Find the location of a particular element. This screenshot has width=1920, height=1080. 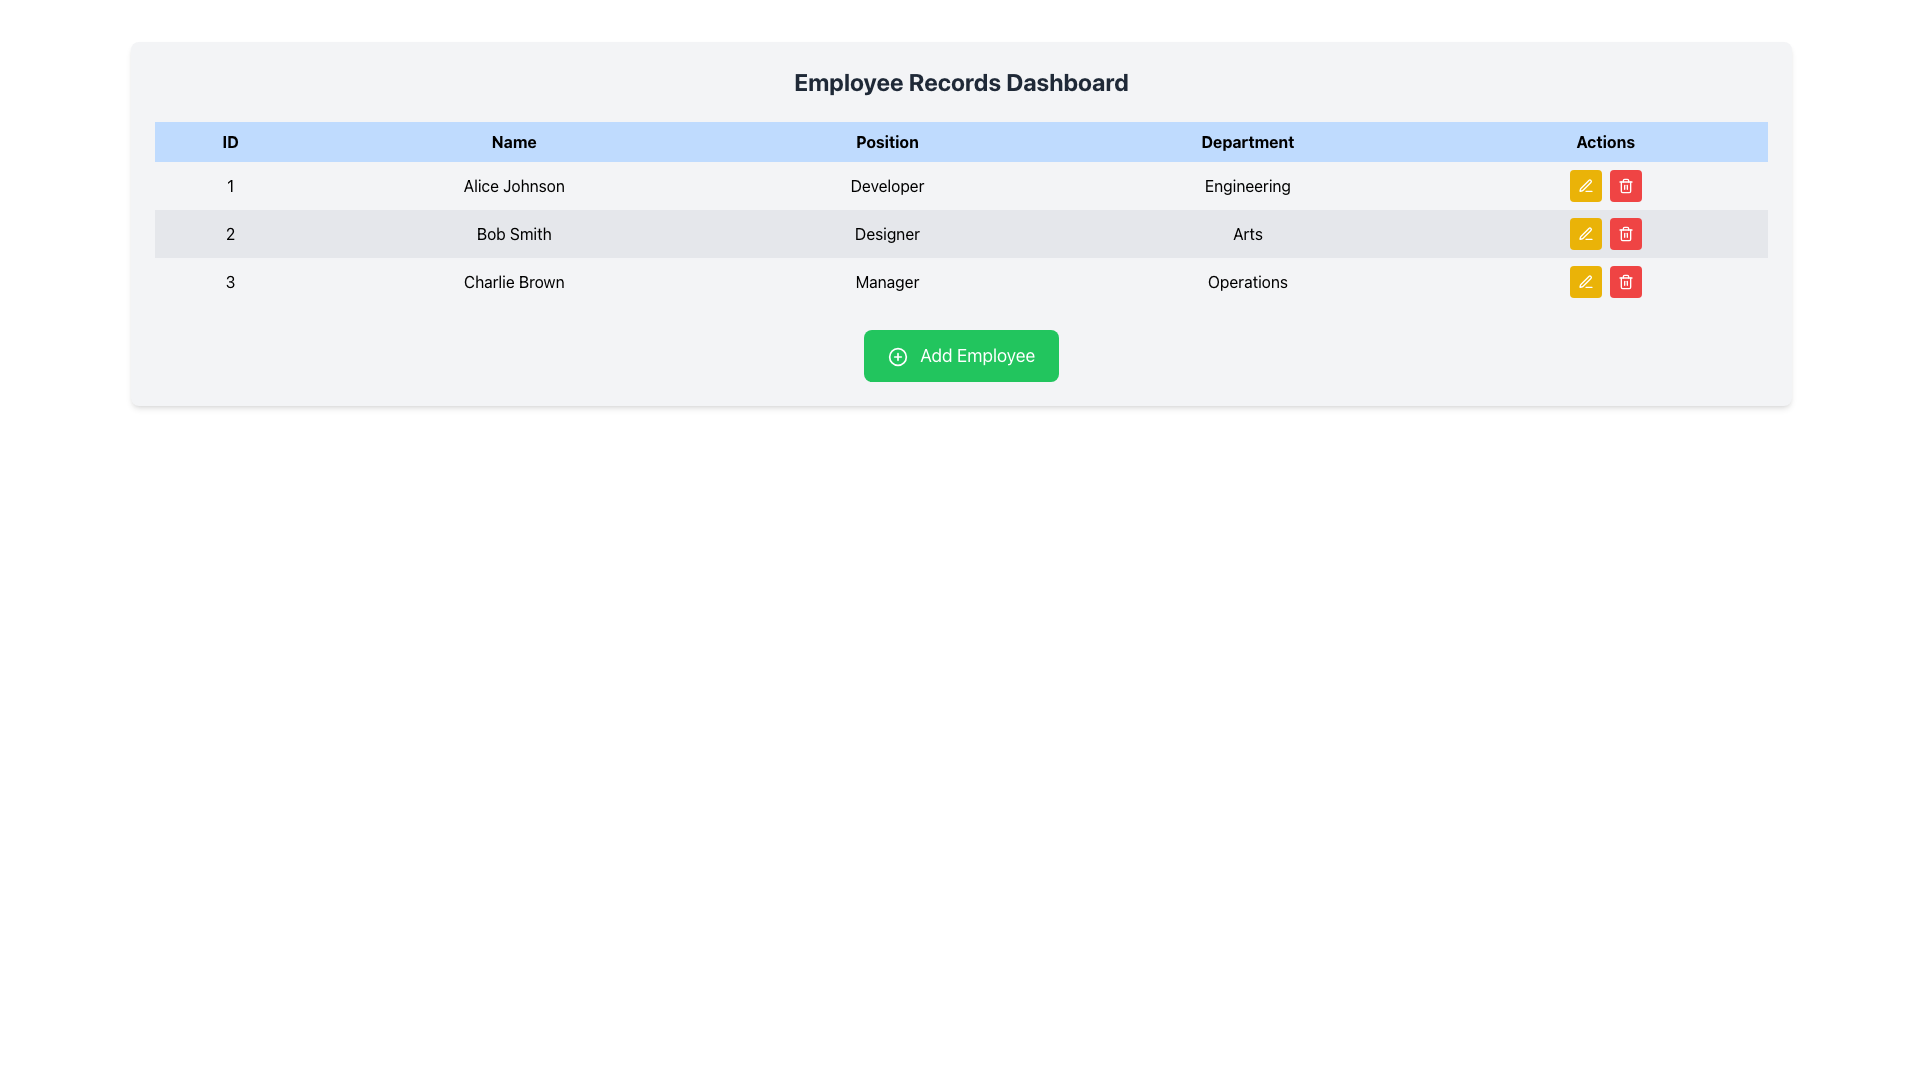

the 'Manager' text label in the third row of the table, which is located in the 'Position' column with a gray background is located at coordinates (886, 281).